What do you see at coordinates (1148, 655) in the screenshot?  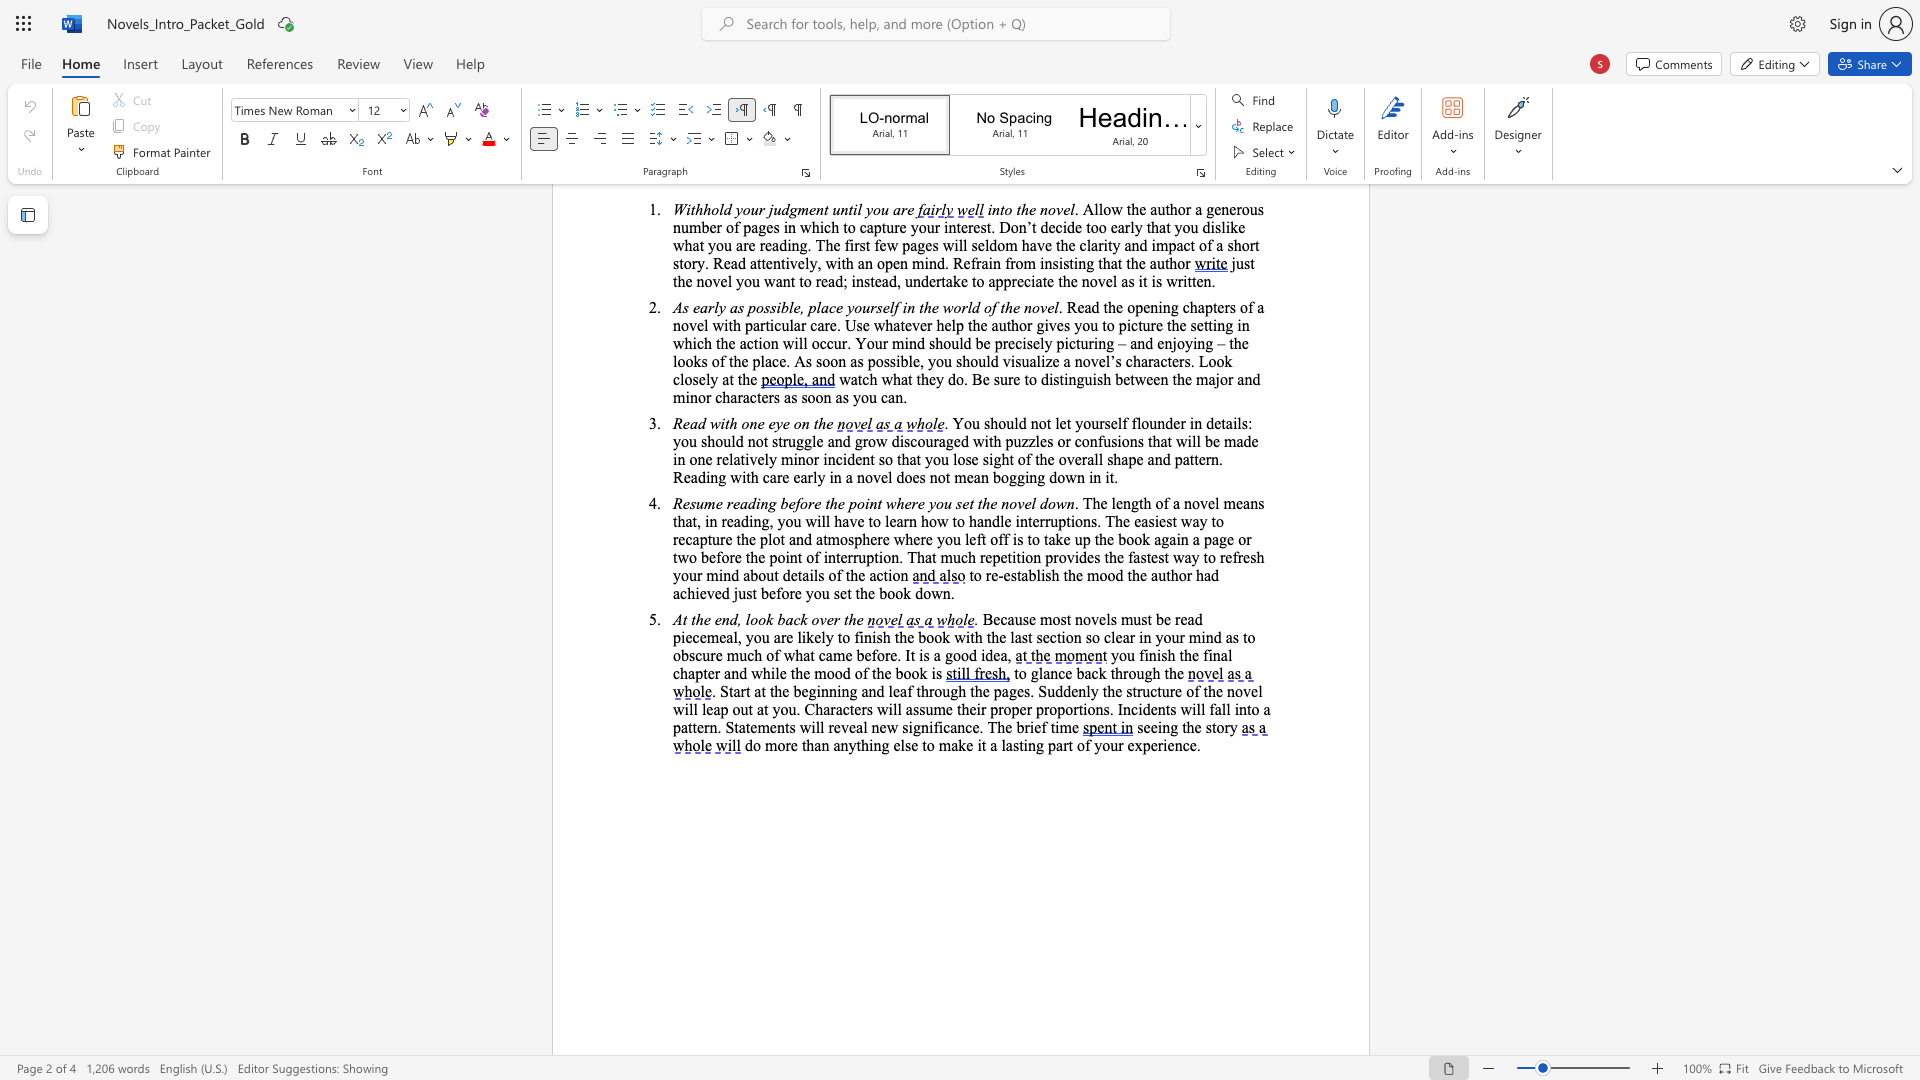 I see `the subset text "nish th" within the text "you finish the"` at bounding box center [1148, 655].